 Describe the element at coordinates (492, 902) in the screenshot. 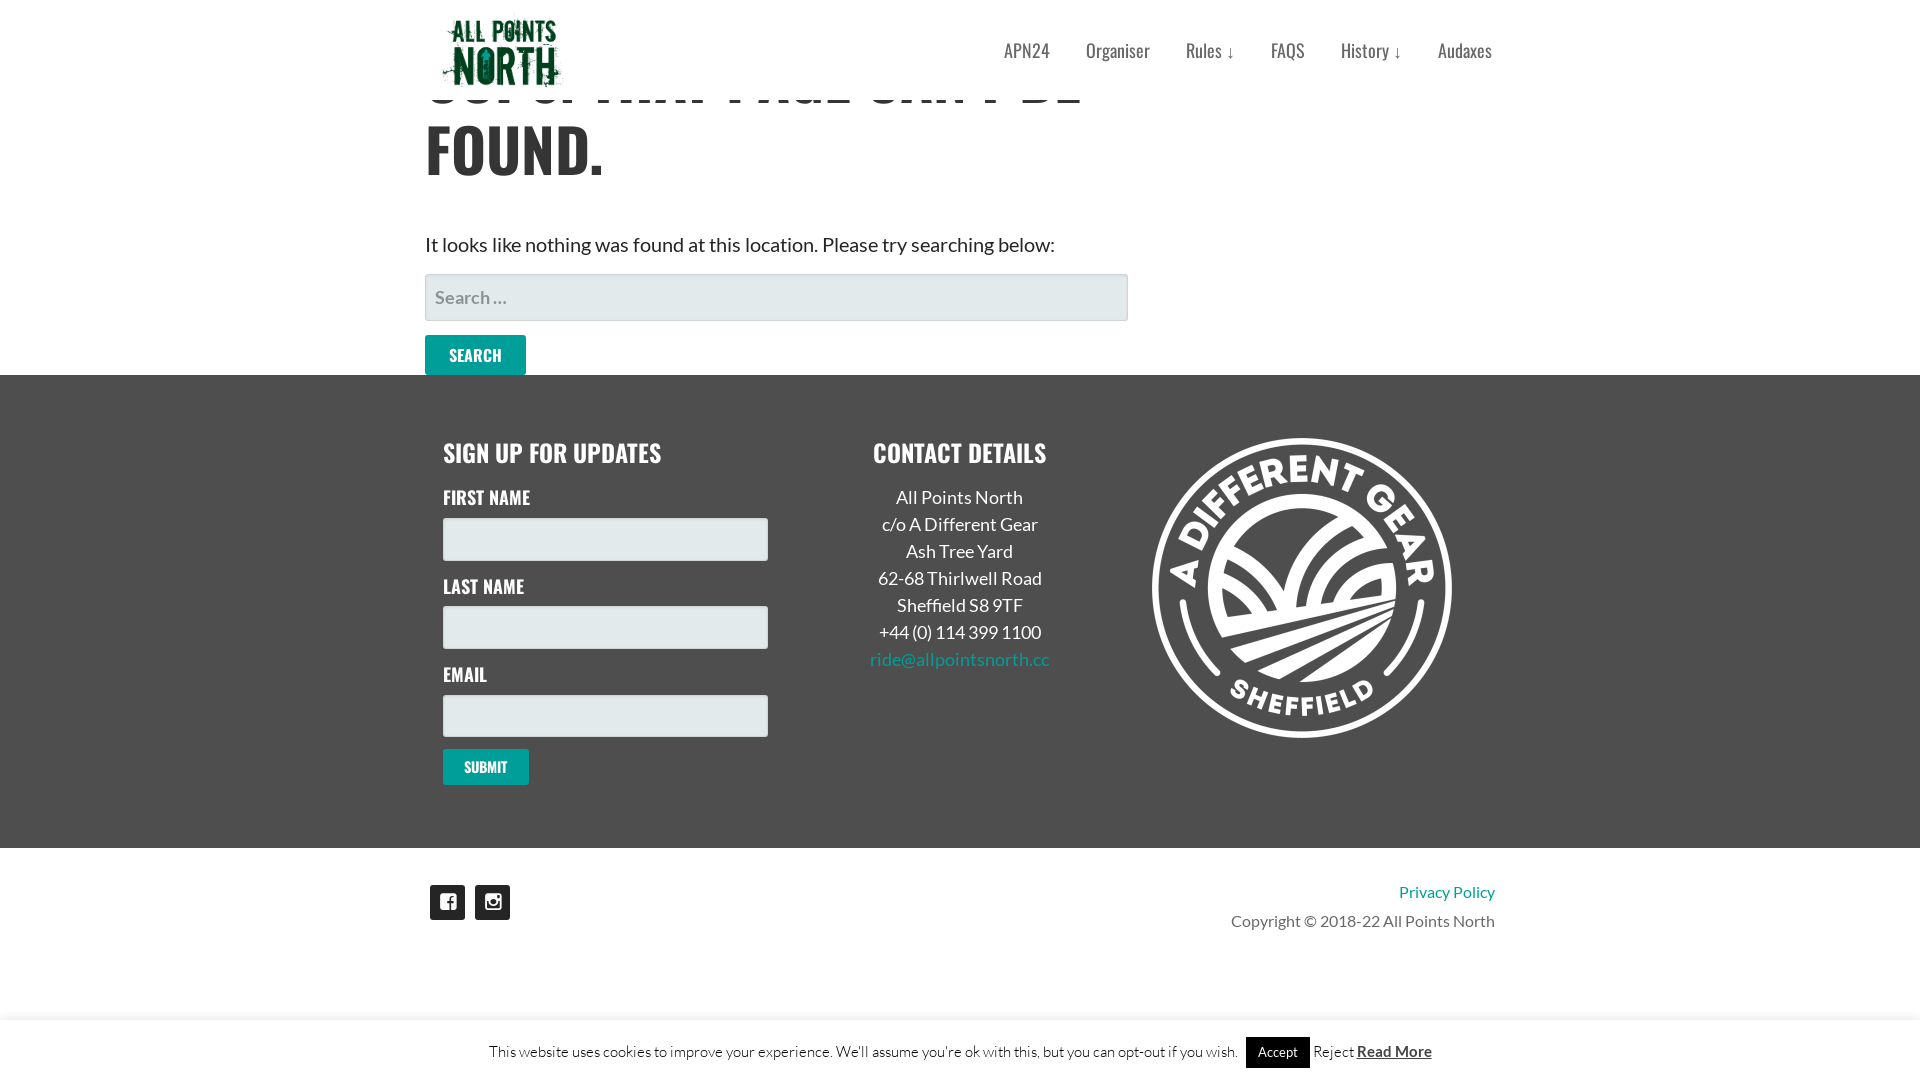

I see `'INSTAGRAM'` at that location.